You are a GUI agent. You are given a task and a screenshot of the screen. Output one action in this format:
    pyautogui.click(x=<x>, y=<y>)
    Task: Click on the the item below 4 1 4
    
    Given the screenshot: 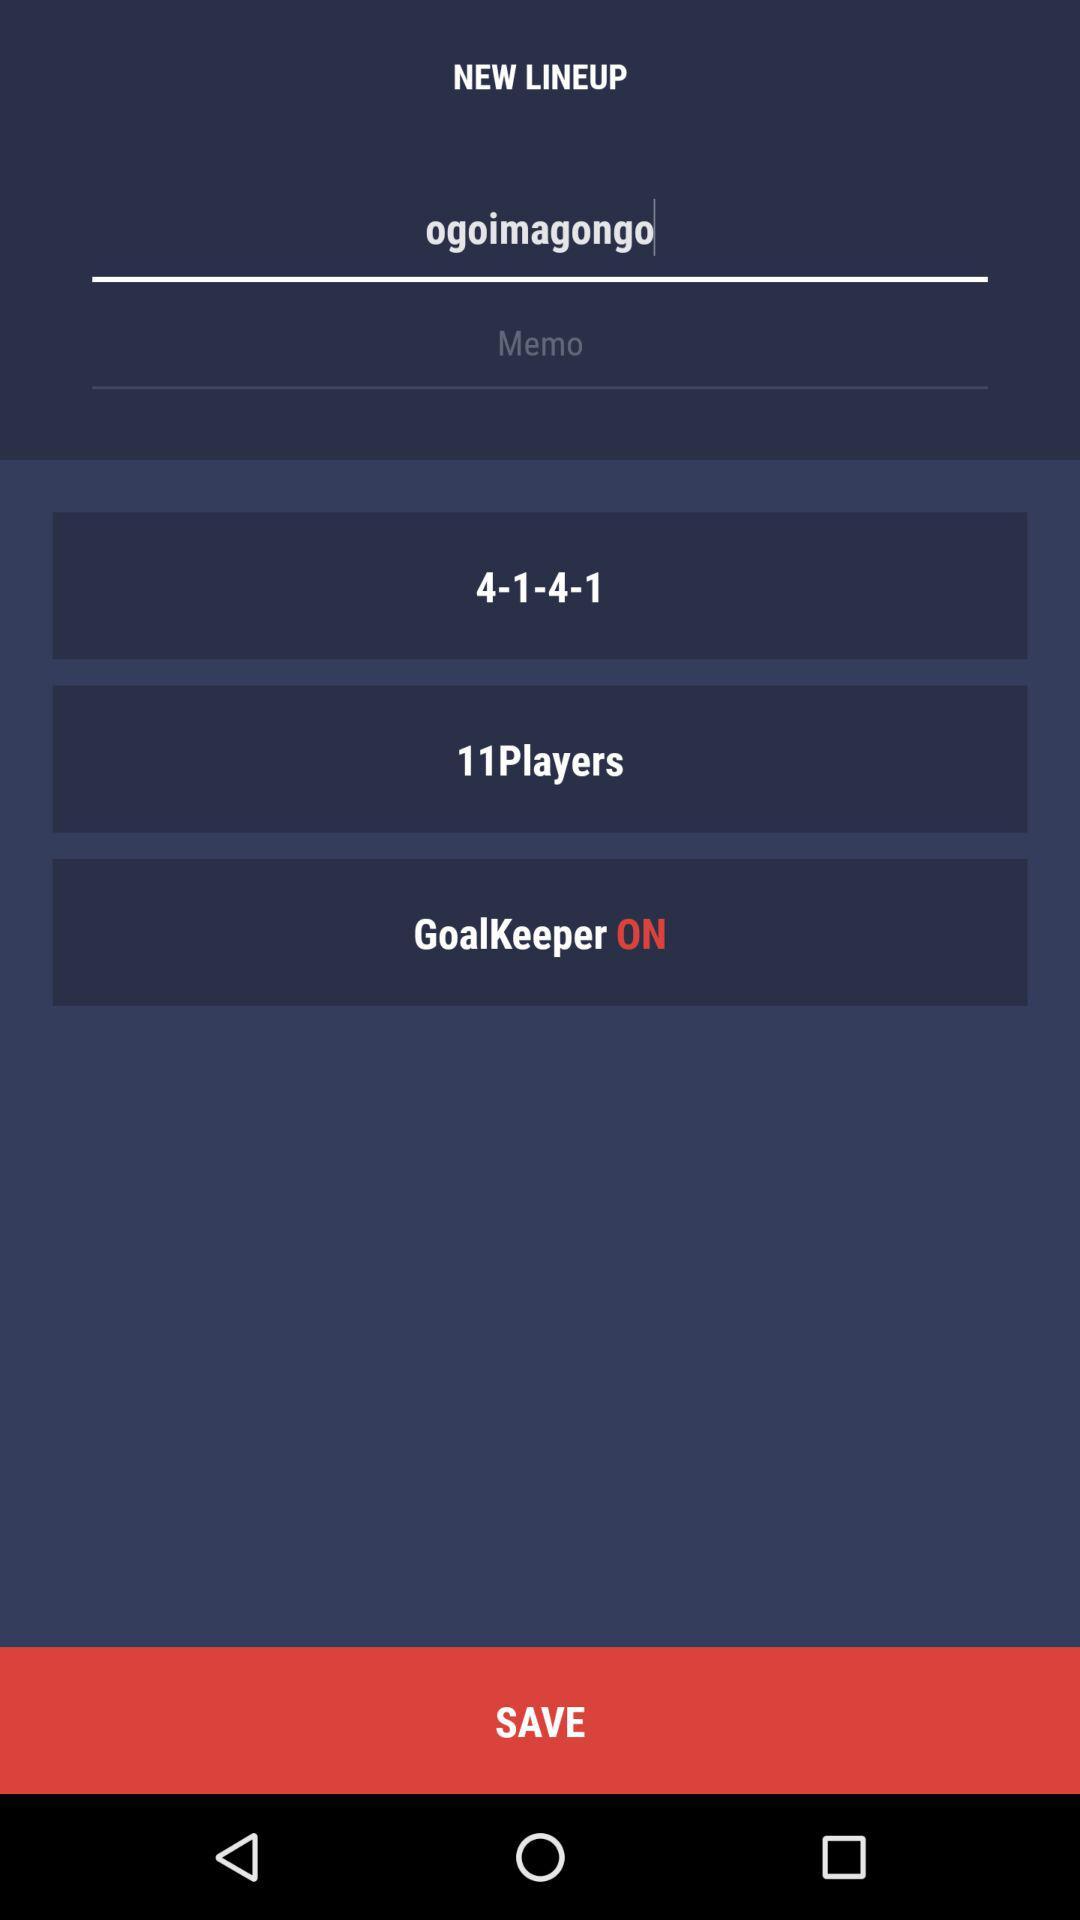 What is the action you would take?
    pyautogui.click(x=540, y=757)
    